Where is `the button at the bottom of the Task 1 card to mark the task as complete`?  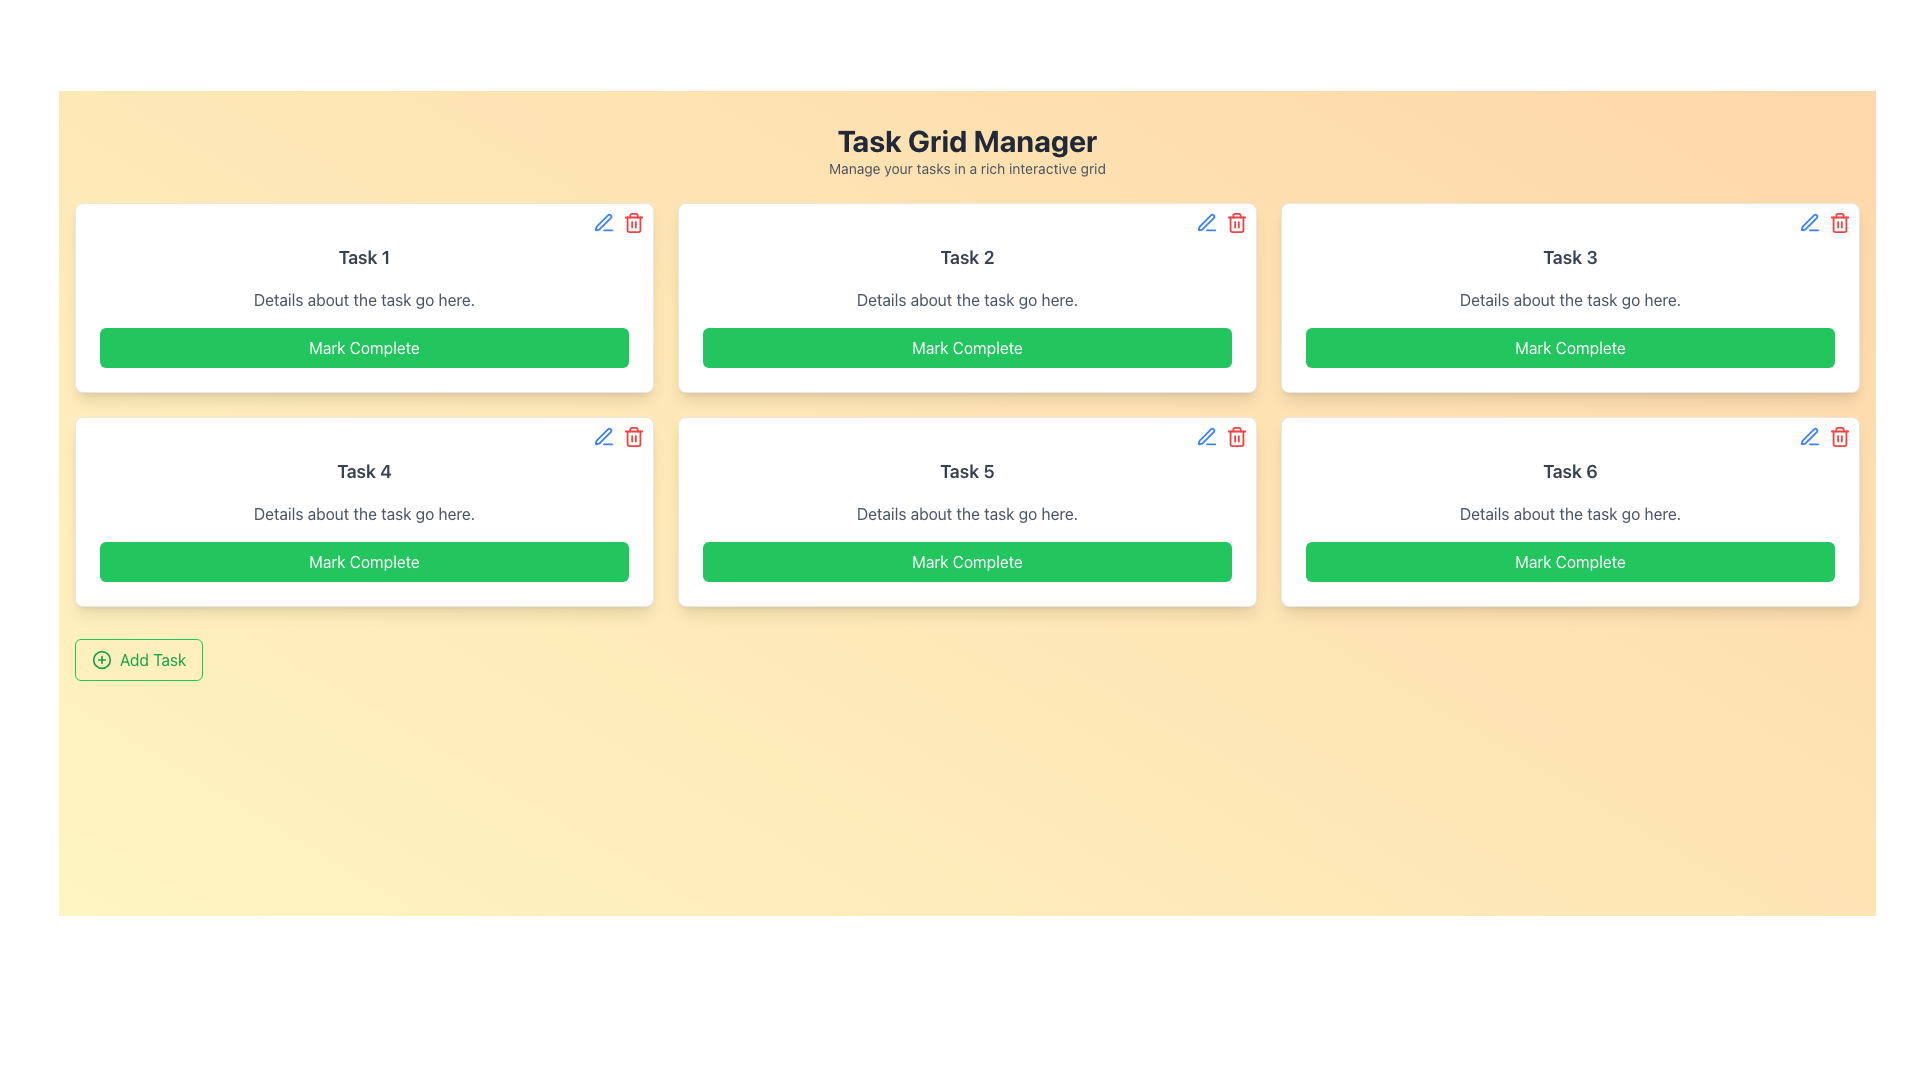
the button at the bottom of the Task 1 card to mark the task as complete is located at coordinates (364, 346).